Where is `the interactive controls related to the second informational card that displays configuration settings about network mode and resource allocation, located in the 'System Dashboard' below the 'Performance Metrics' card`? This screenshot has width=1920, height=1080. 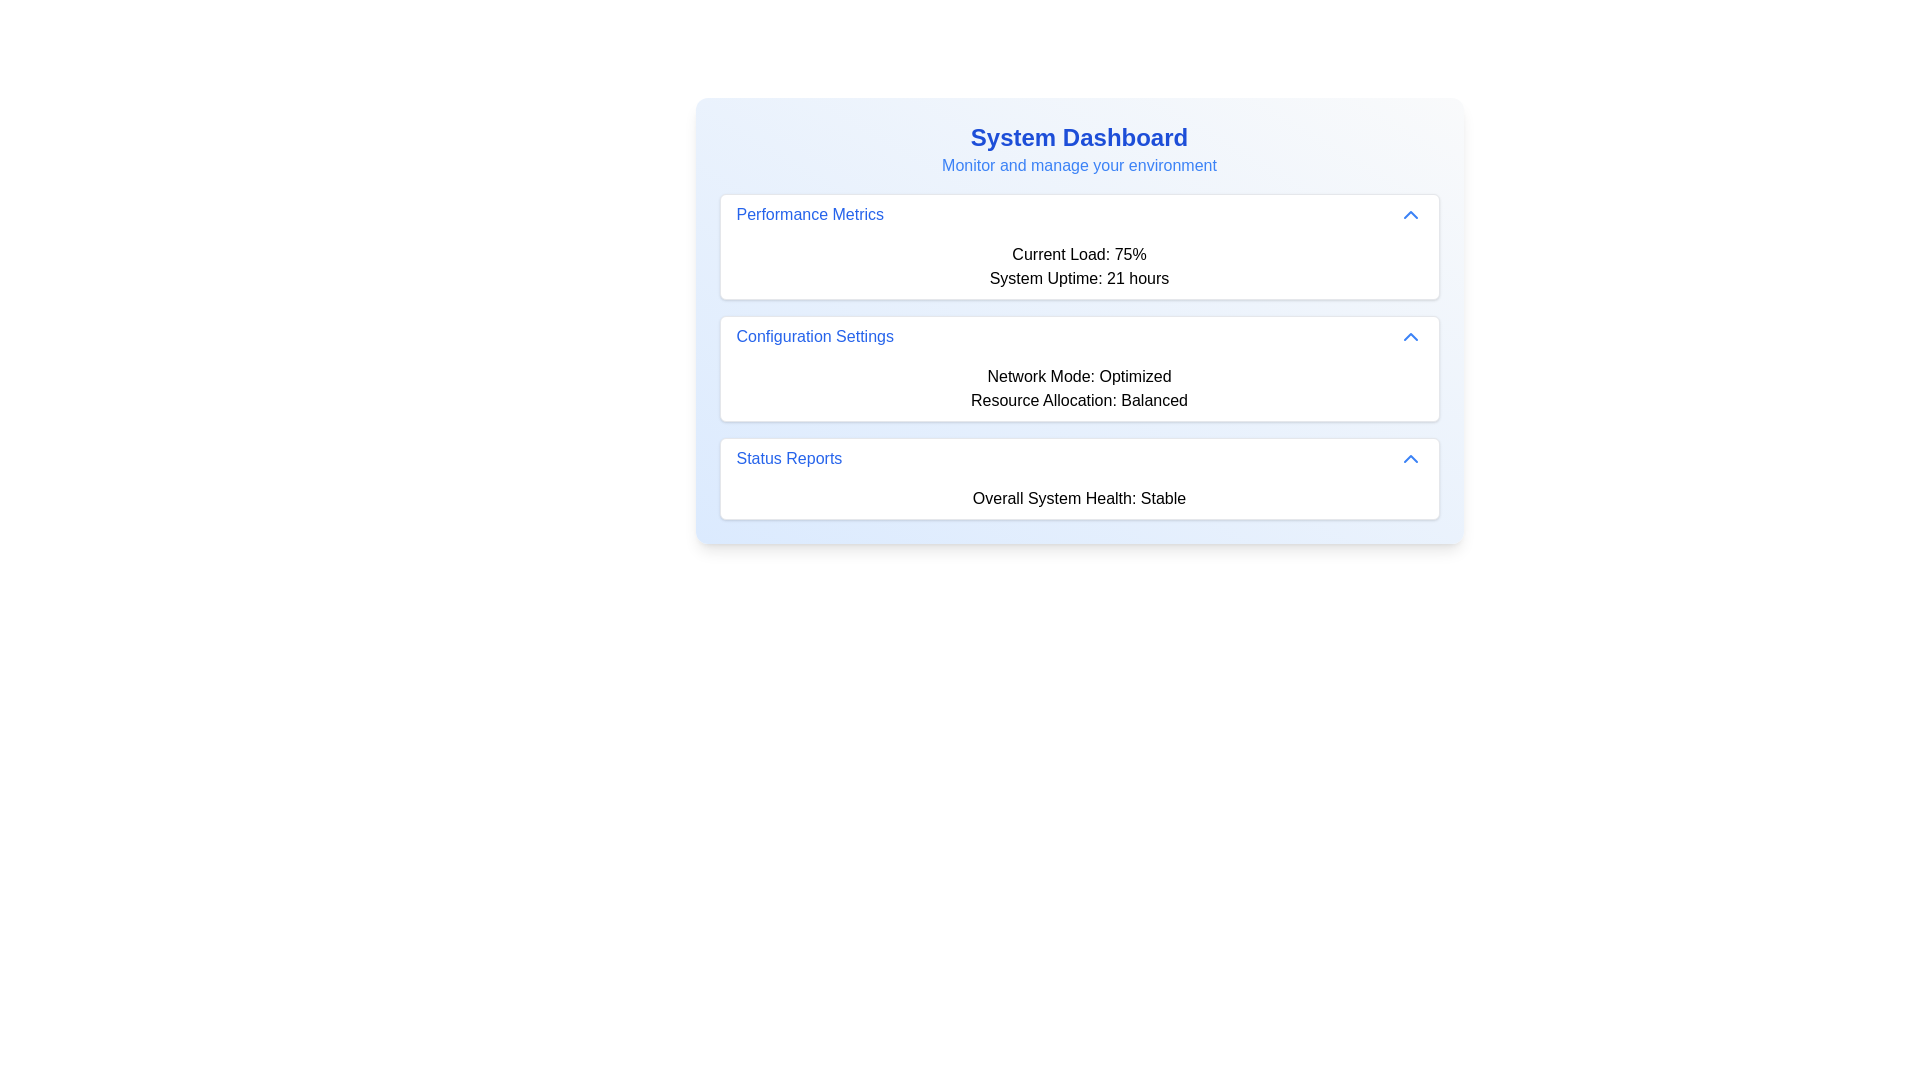
the interactive controls related to the second informational card that displays configuration settings about network mode and resource allocation, located in the 'System Dashboard' below the 'Performance Metrics' card is located at coordinates (1078, 356).